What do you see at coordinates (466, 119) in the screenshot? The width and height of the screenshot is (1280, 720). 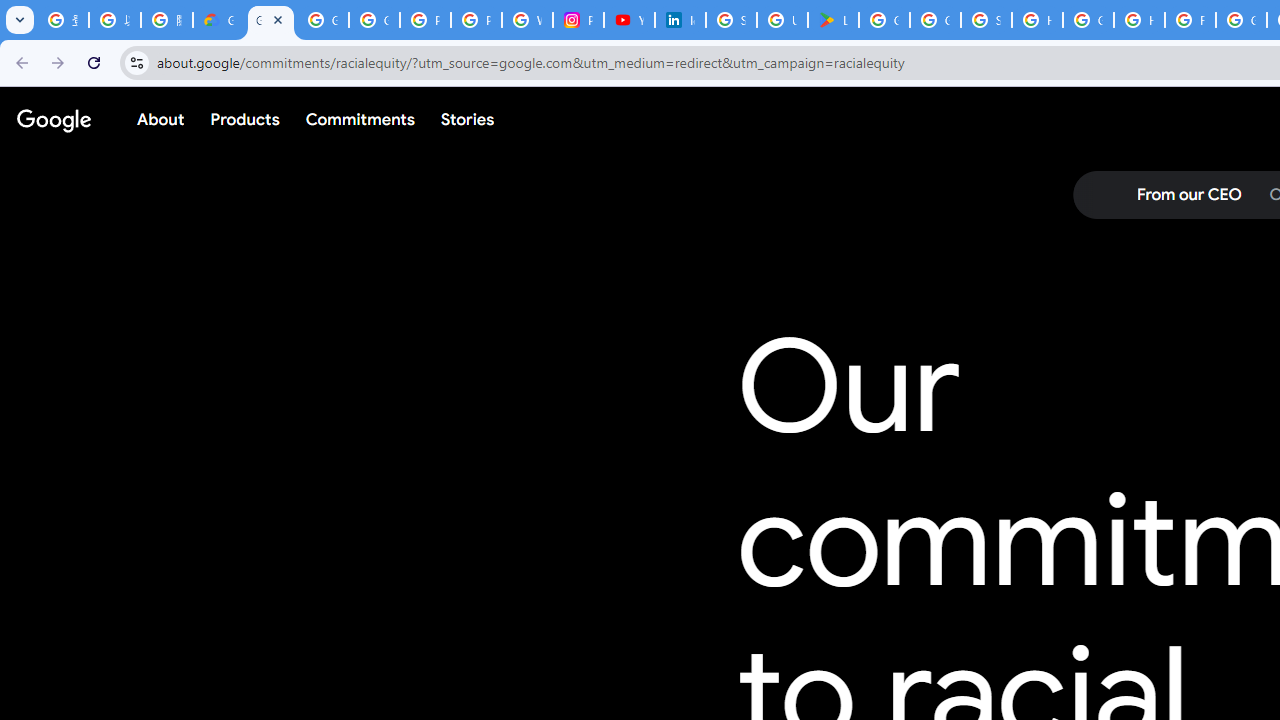 I see `'Stories'` at bounding box center [466, 119].